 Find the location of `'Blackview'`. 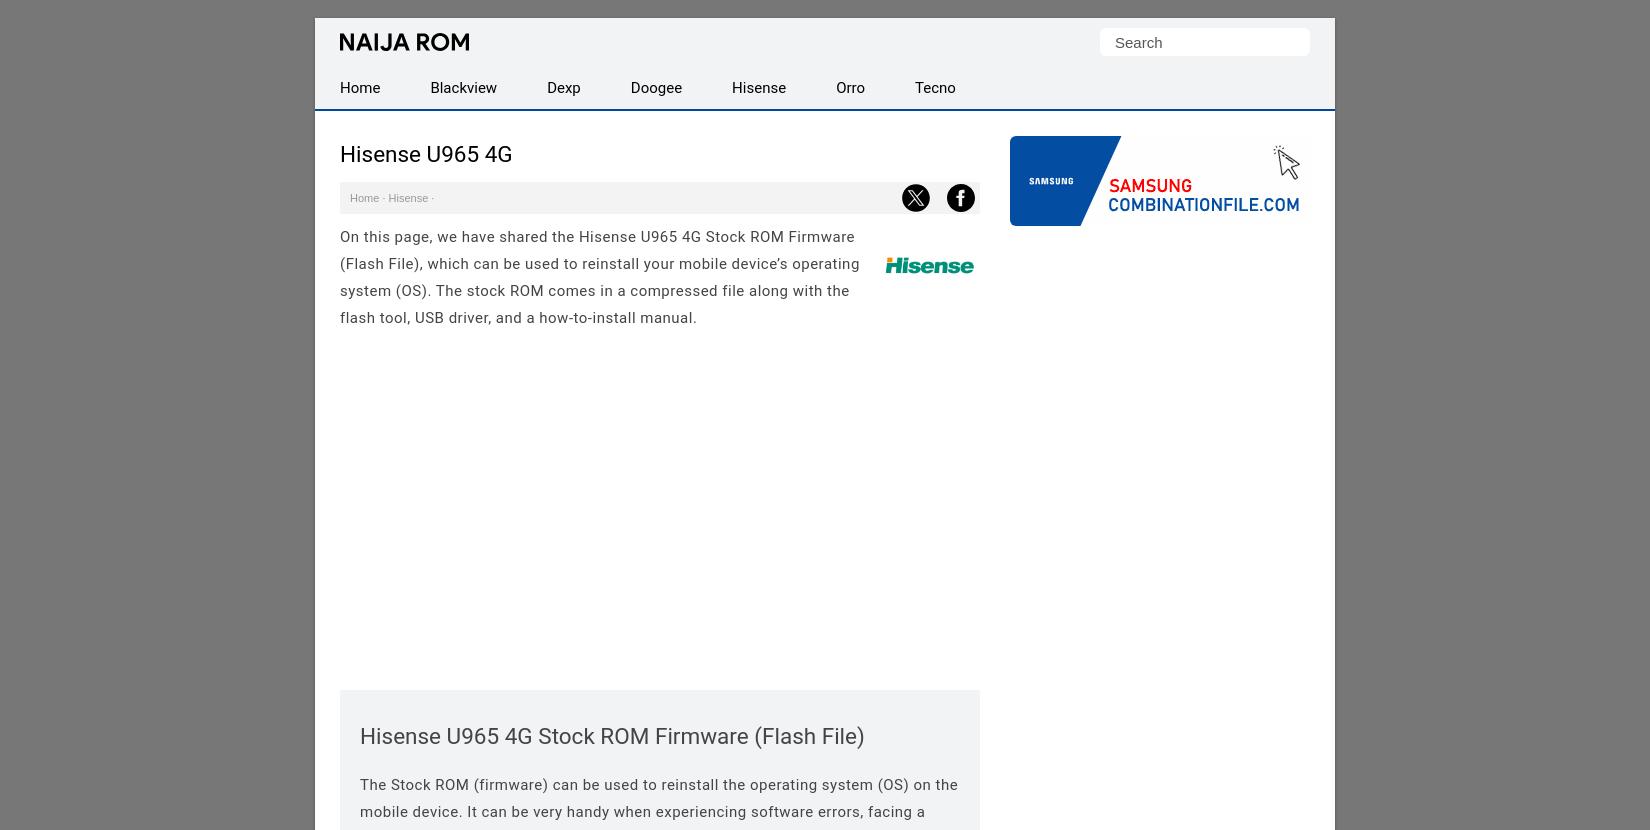

'Blackview' is located at coordinates (428, 87).